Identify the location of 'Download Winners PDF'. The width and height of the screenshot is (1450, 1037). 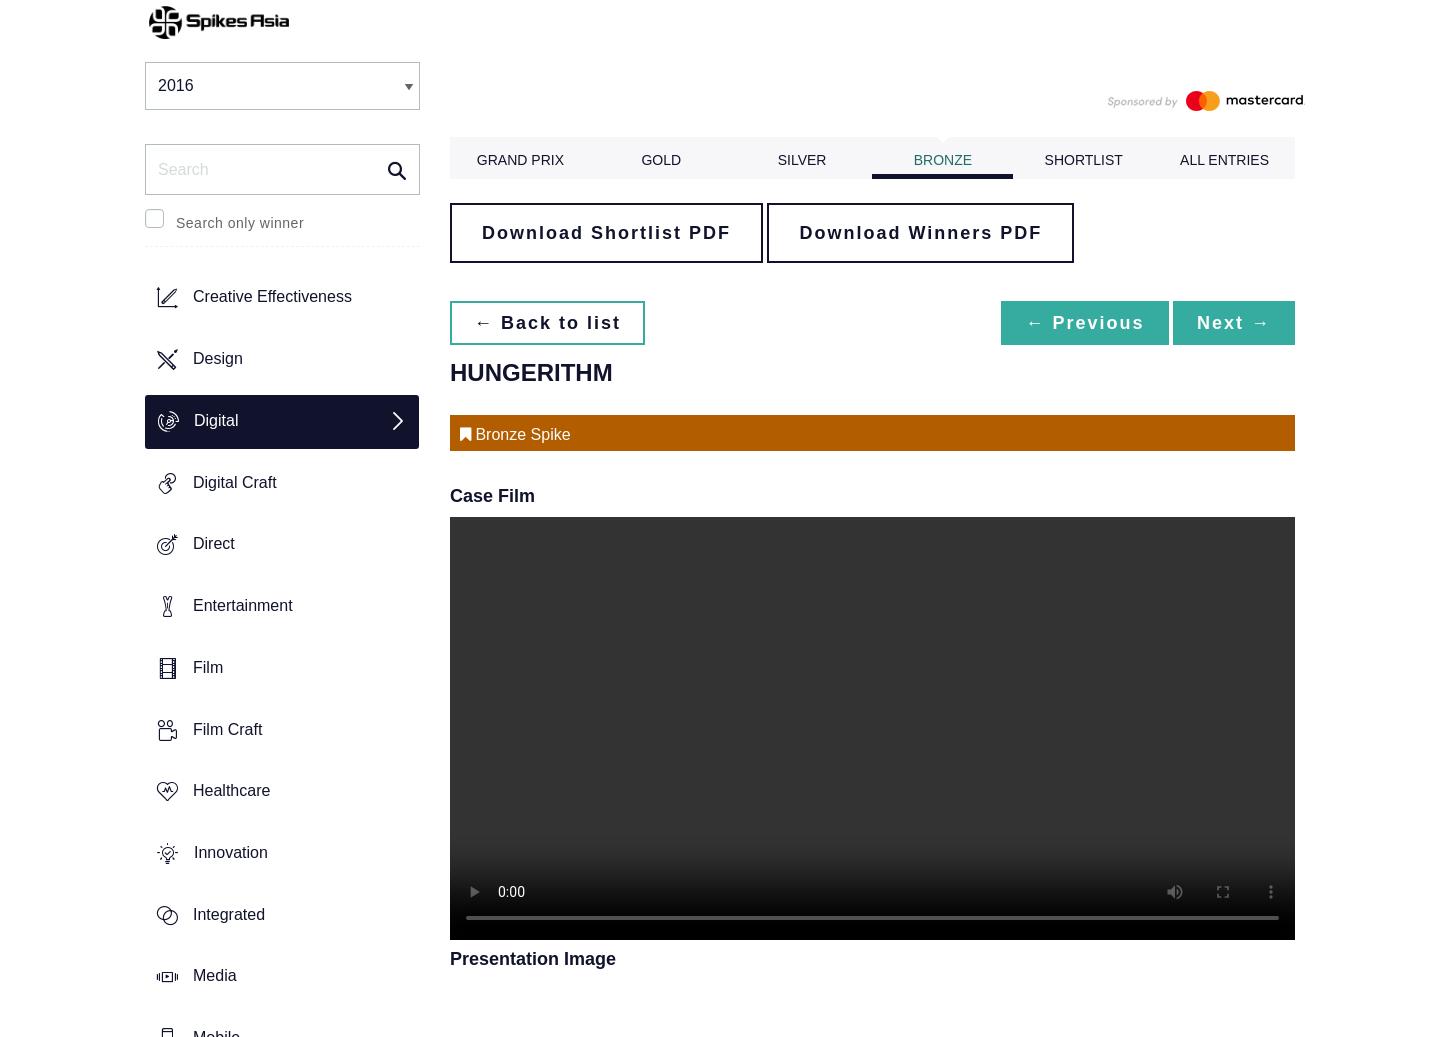
(919, 230).